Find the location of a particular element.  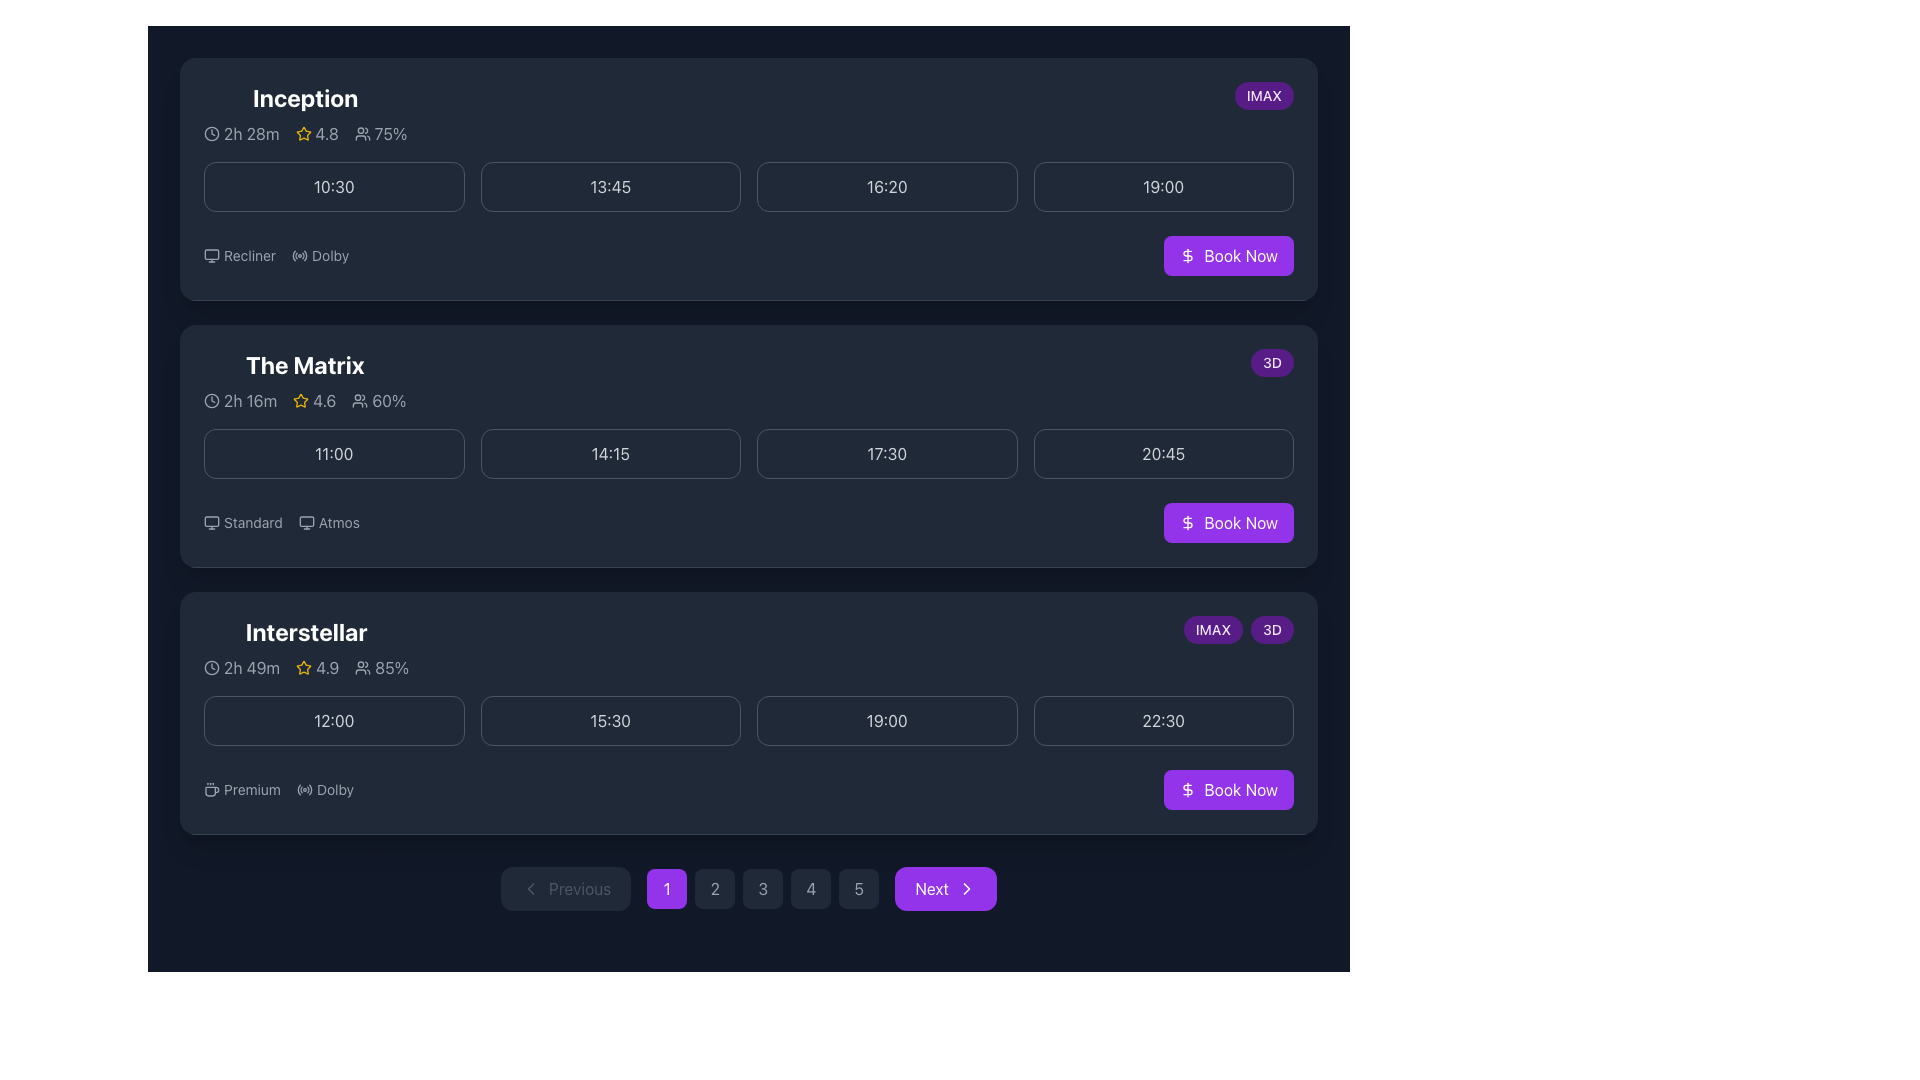

the '20:45' time slot button under the movie 'The Matrix' is located at coordinates (1163, 454).